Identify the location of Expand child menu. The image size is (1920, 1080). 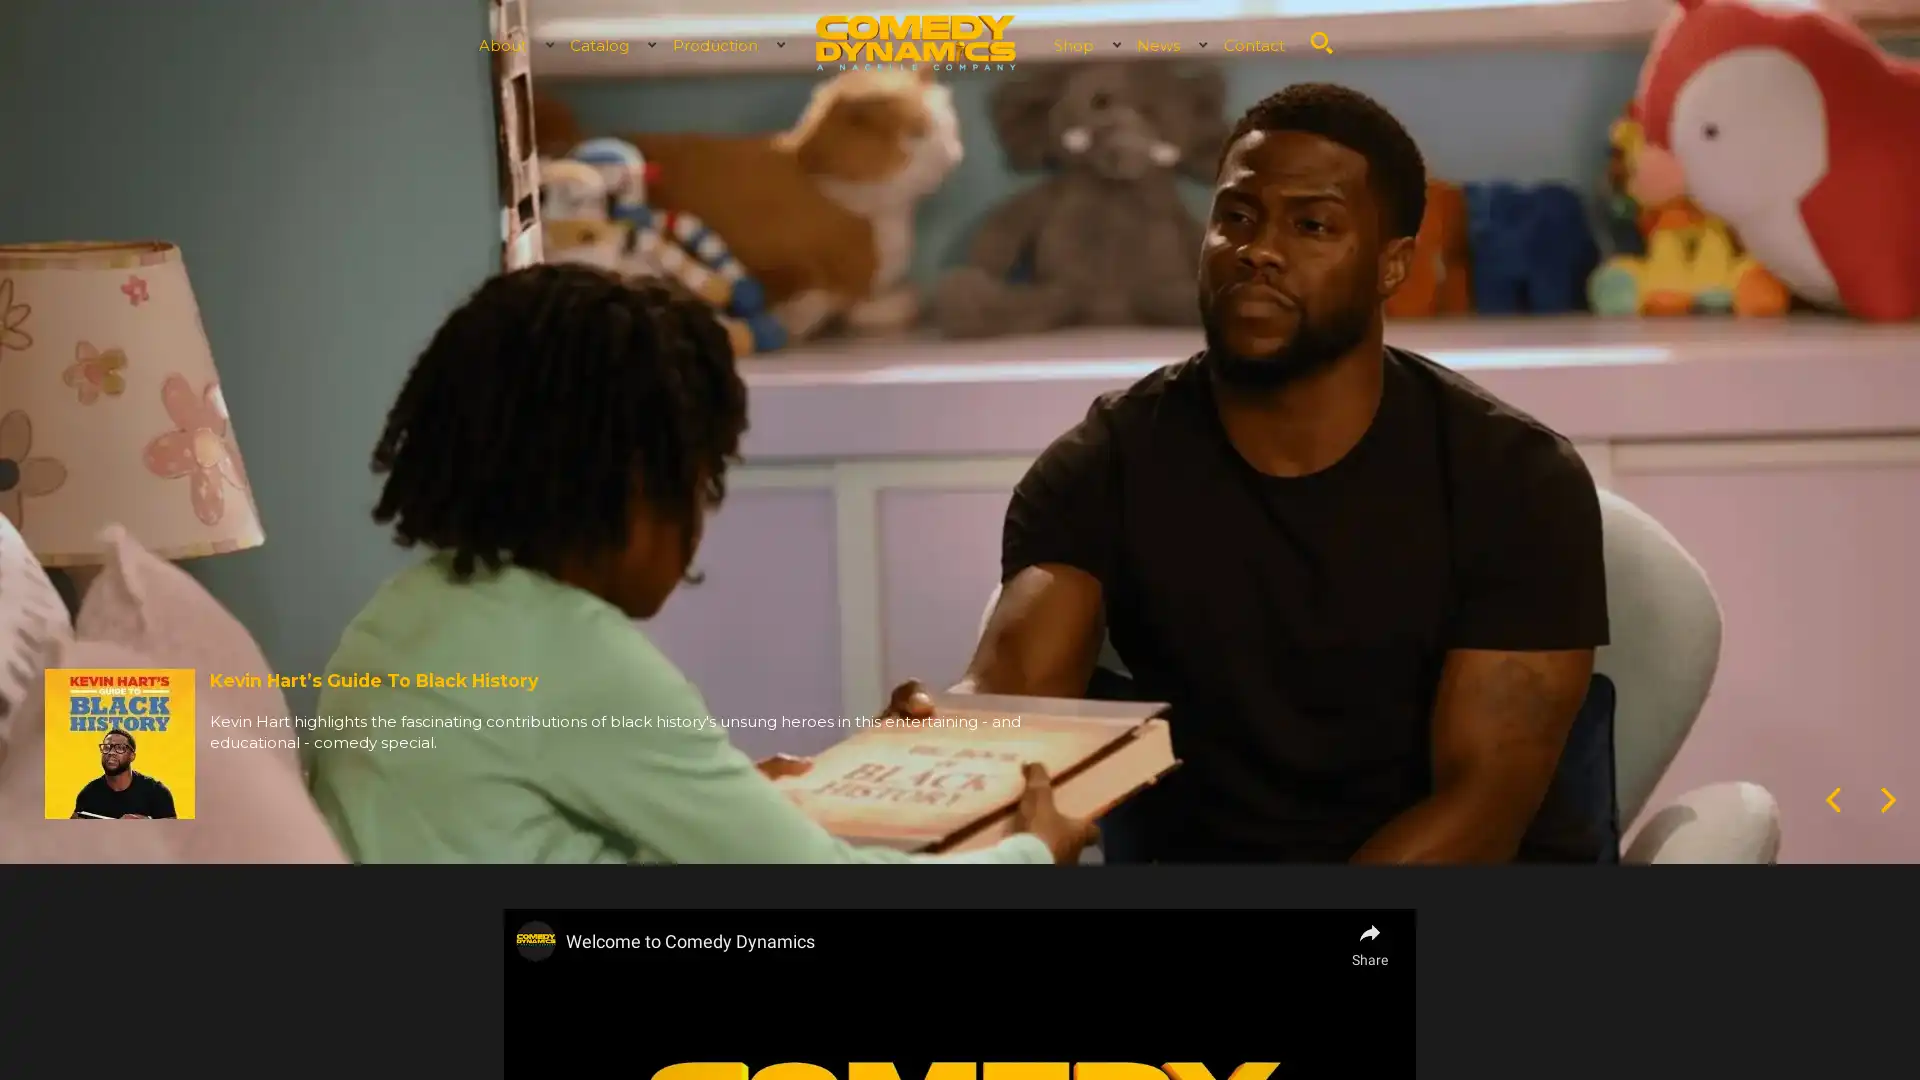
(1115, 45).